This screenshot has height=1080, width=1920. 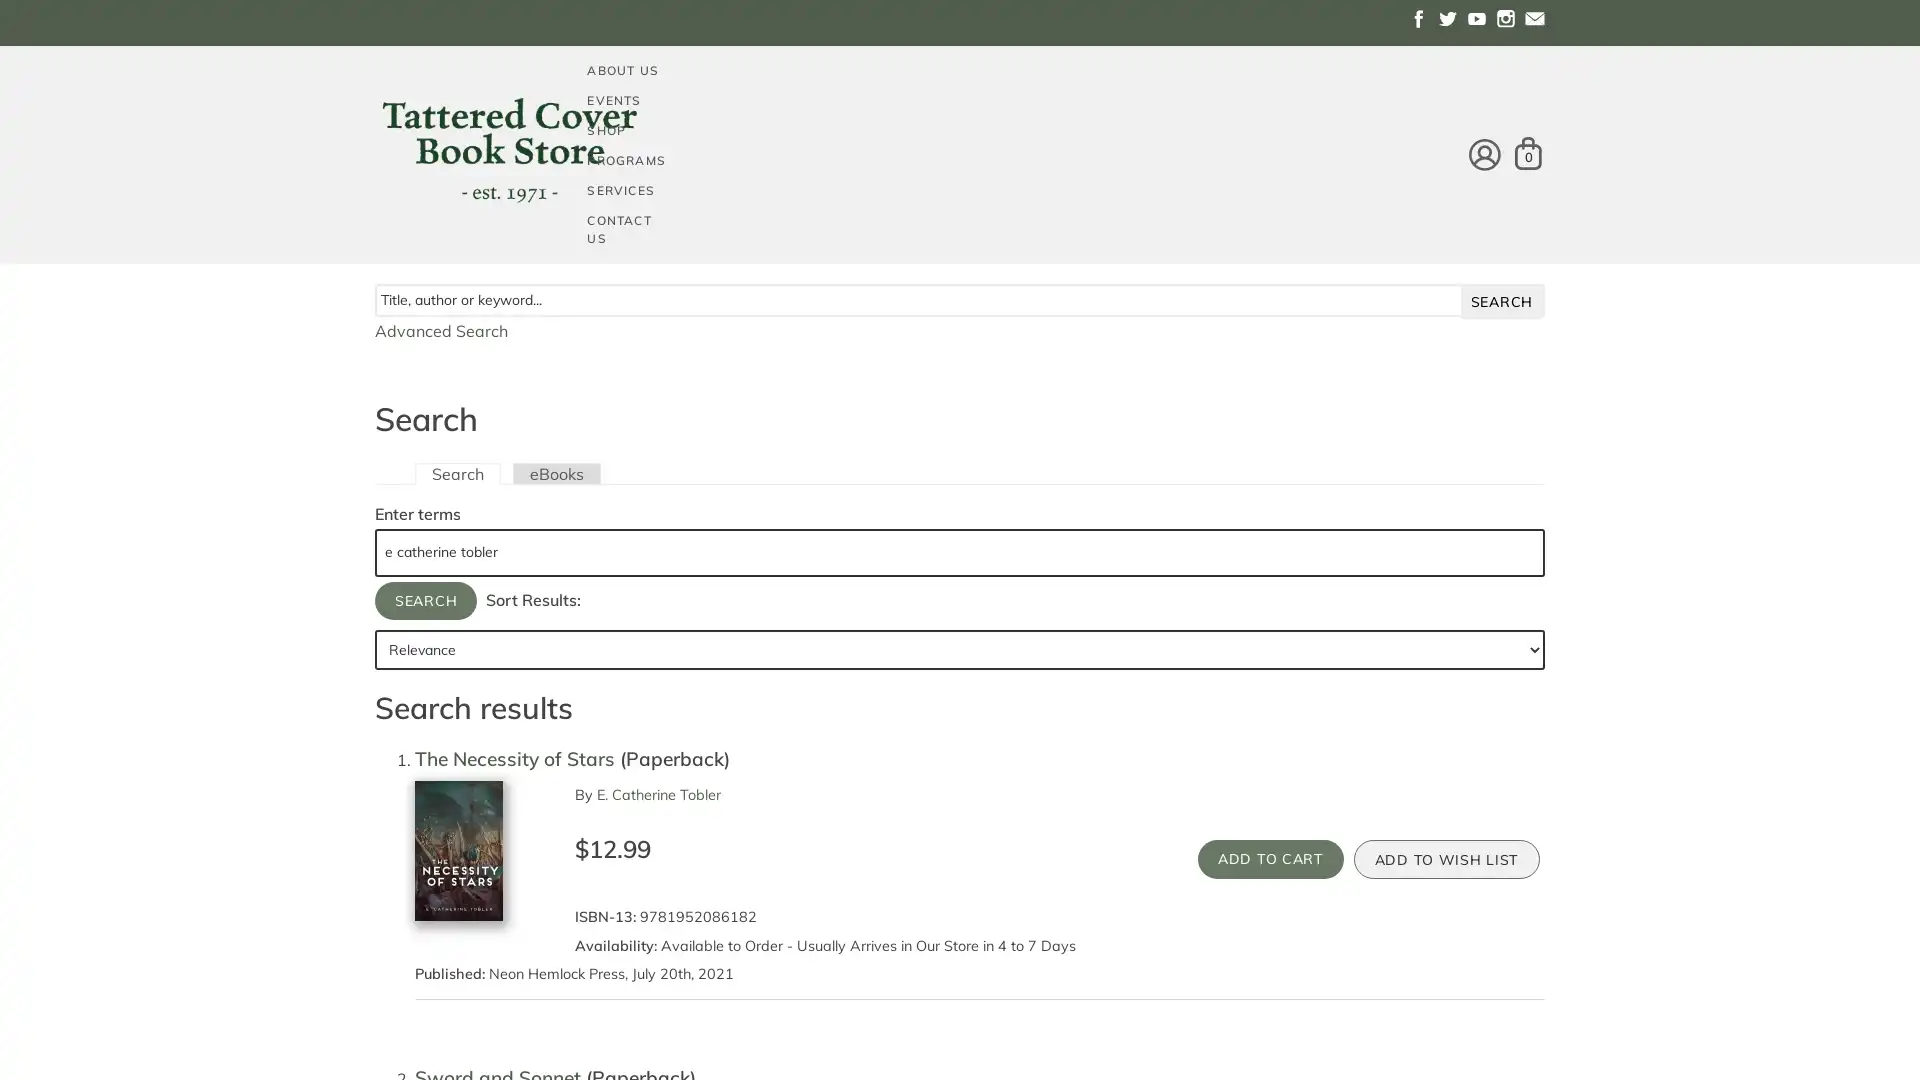 What do you see at coordinates (1501, 301) in the screenshot?
I see `search` at bounding box center [1501, 301].